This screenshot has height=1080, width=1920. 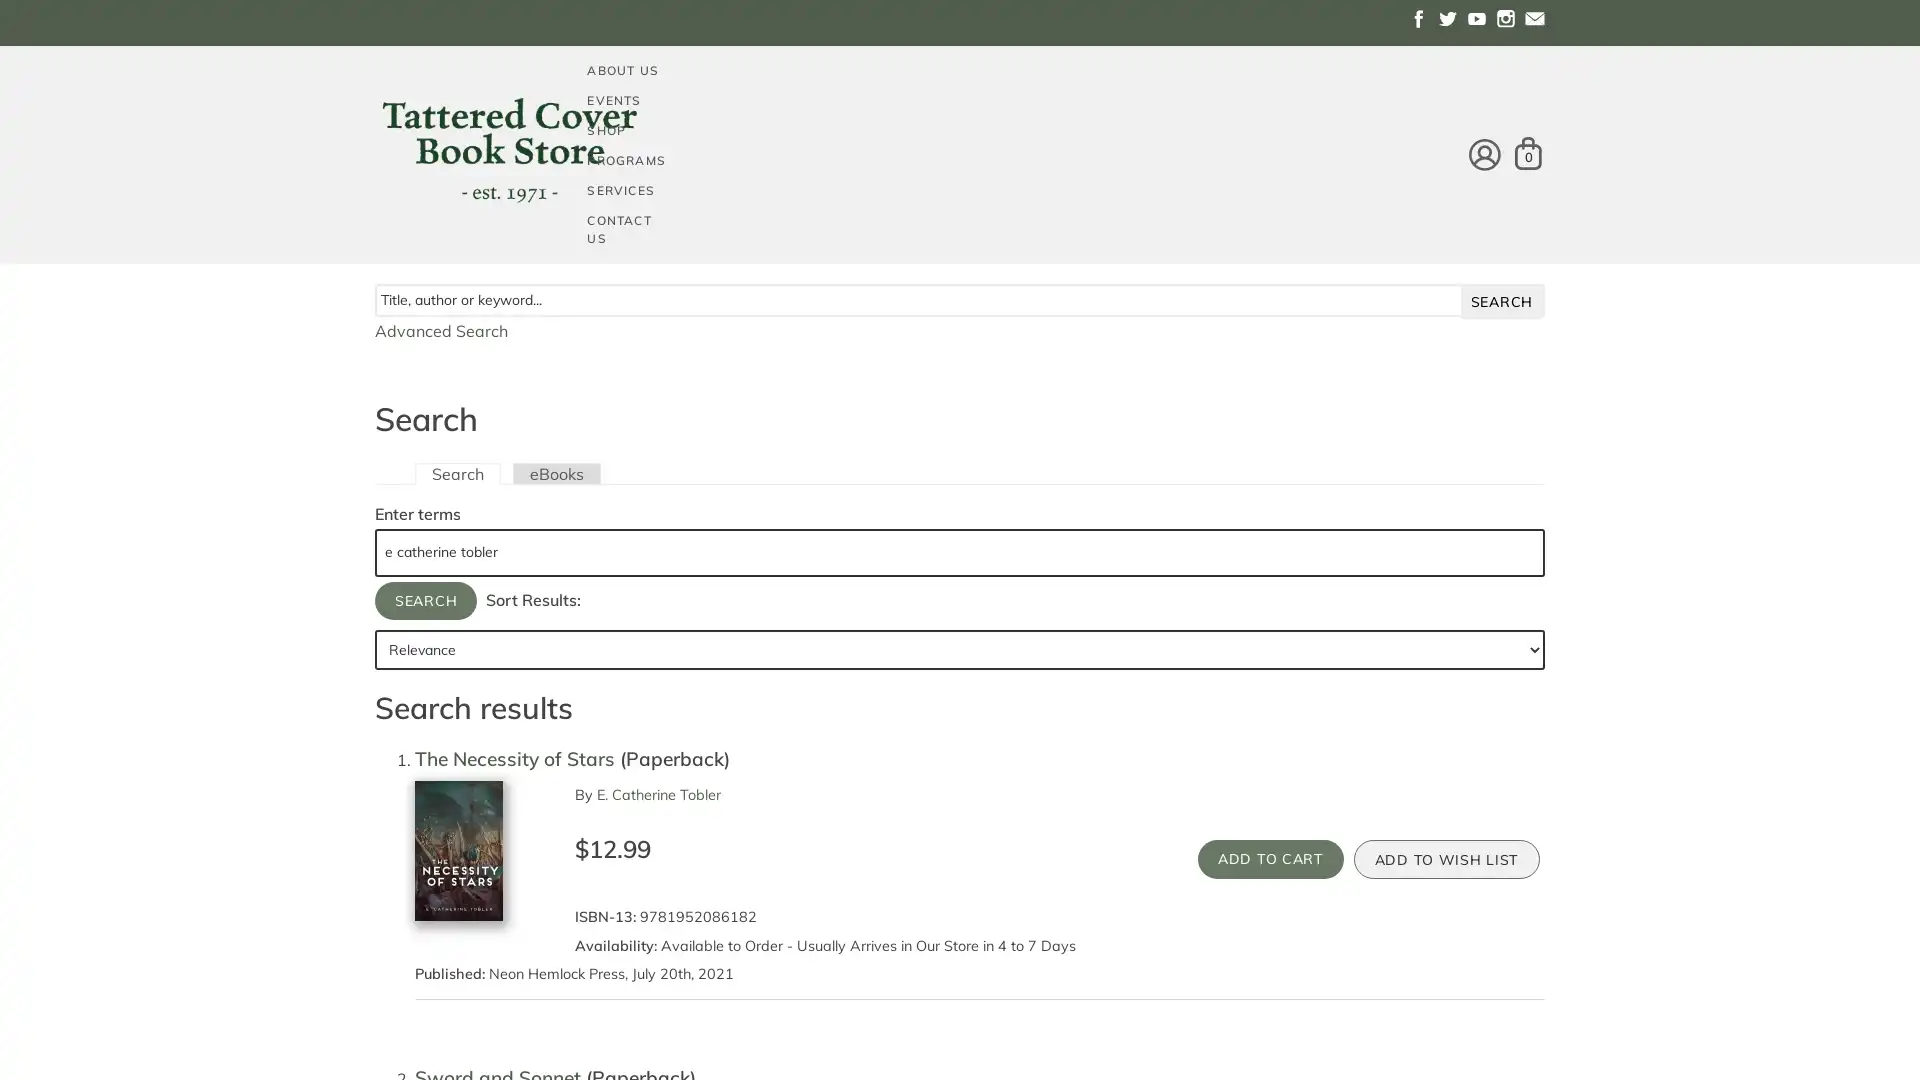 What do you see at coordinates (1501, 301) in the screenshot?
I see `search` at bounding box center [1501, 301].